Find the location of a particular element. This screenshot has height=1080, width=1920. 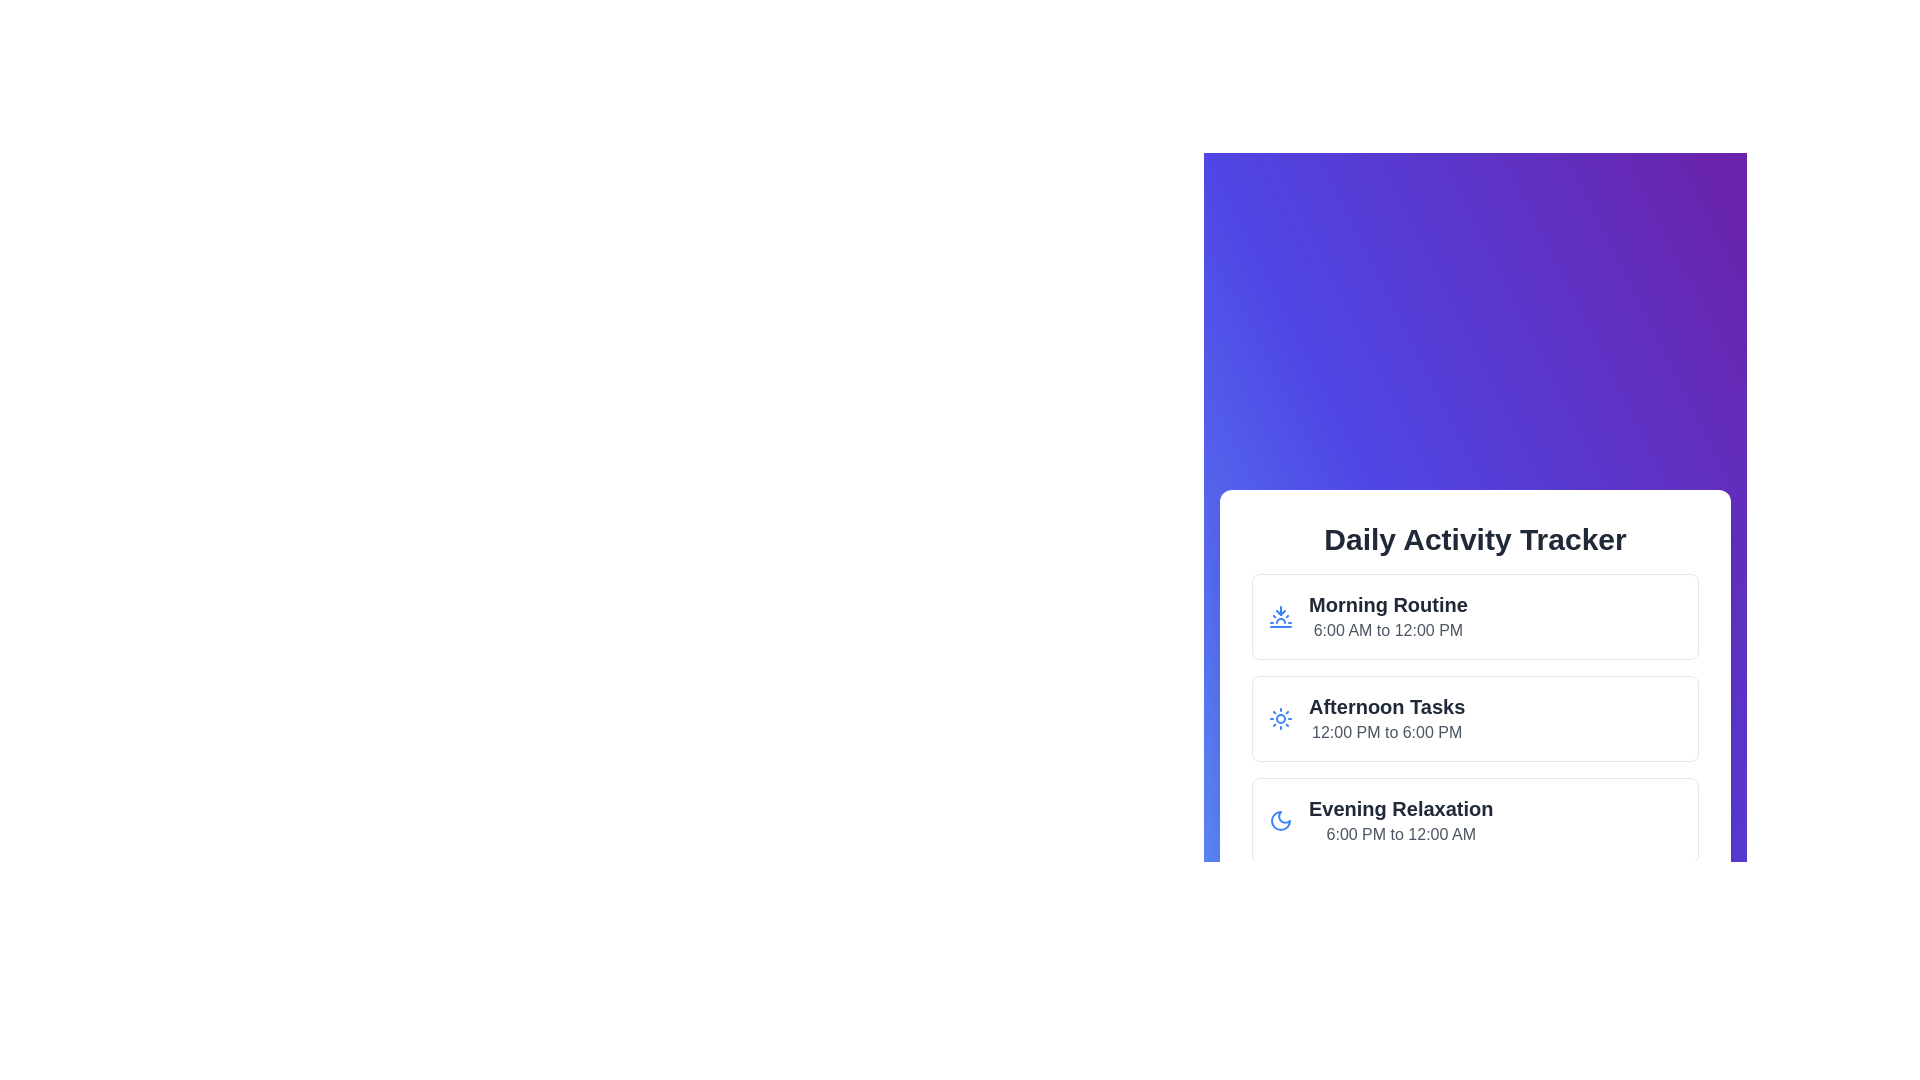

the 'Morning Routine' informational text element, which features a bold title and a subtitle within a card layout is located at coordinates (1387, 616).